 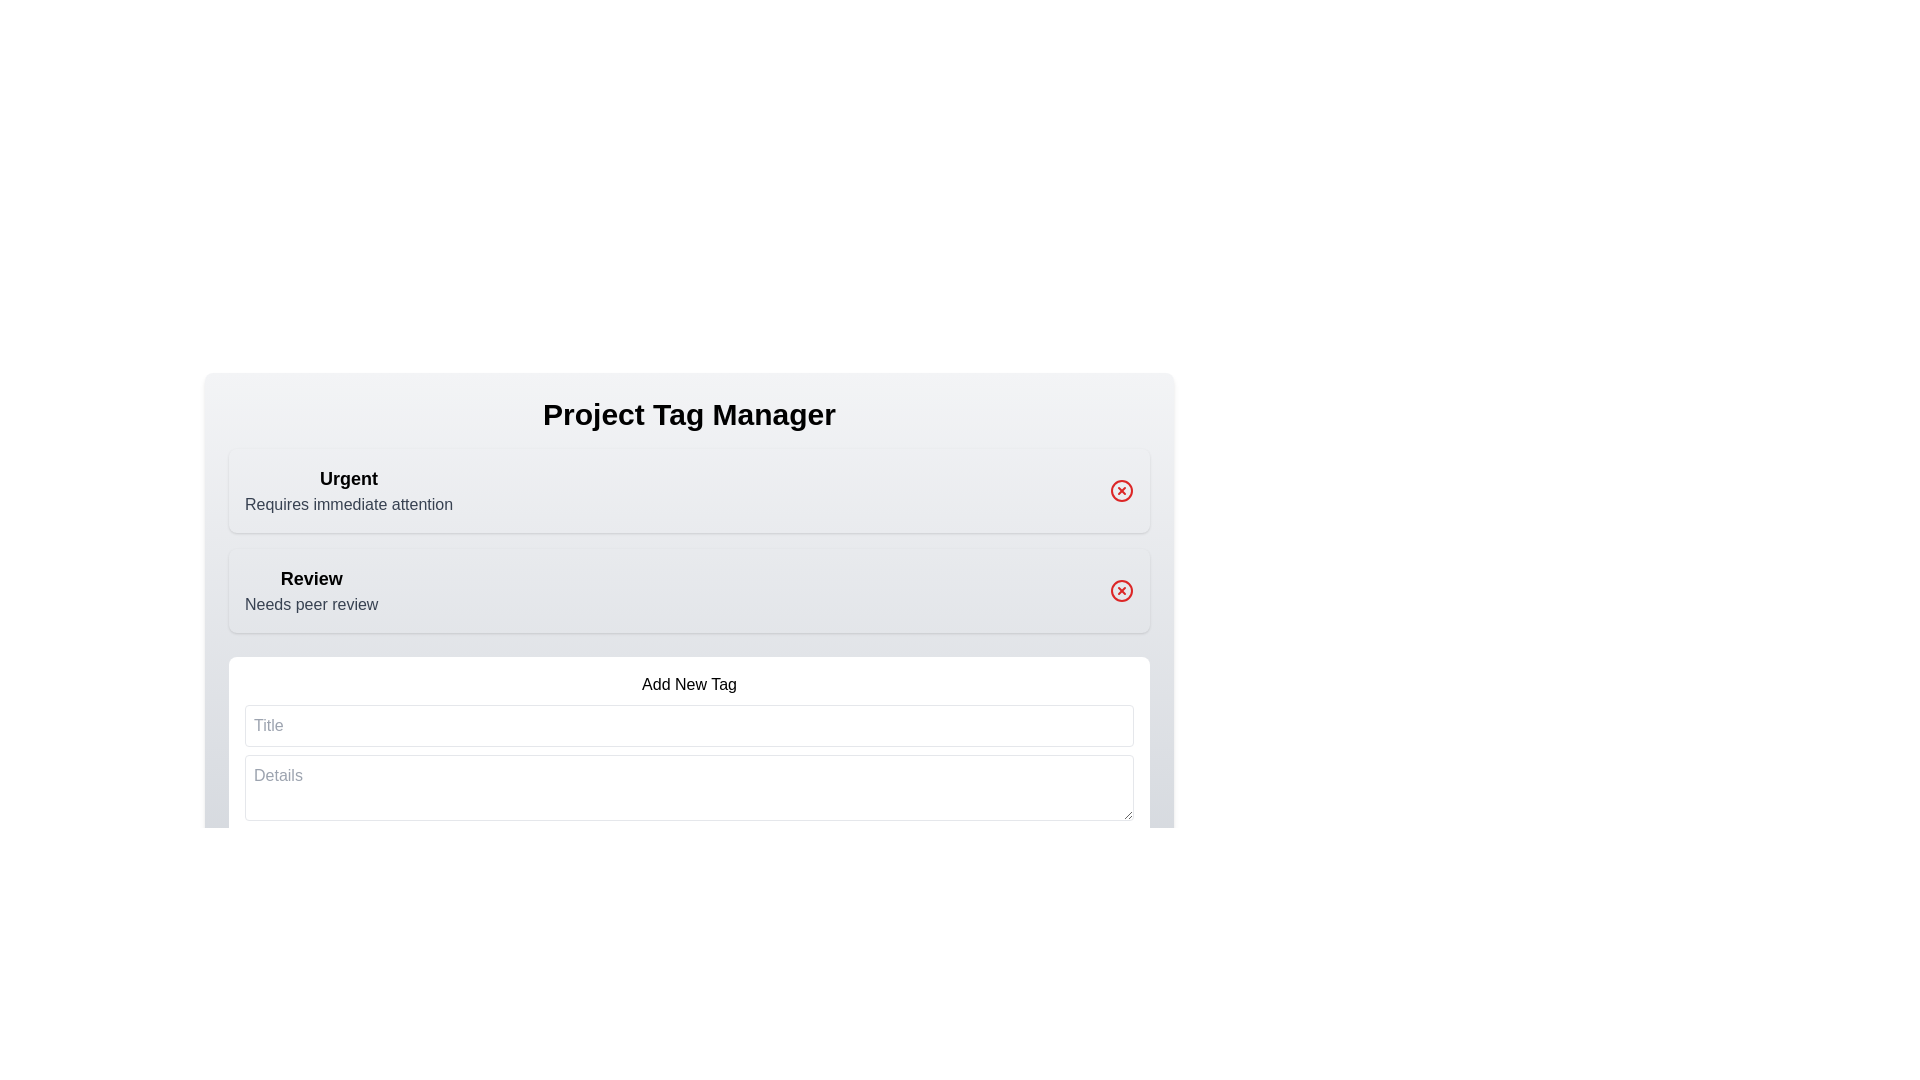 I want to click on the second input field within the 'Add New Tag' section to focus on it, so click(x=689, y=786).